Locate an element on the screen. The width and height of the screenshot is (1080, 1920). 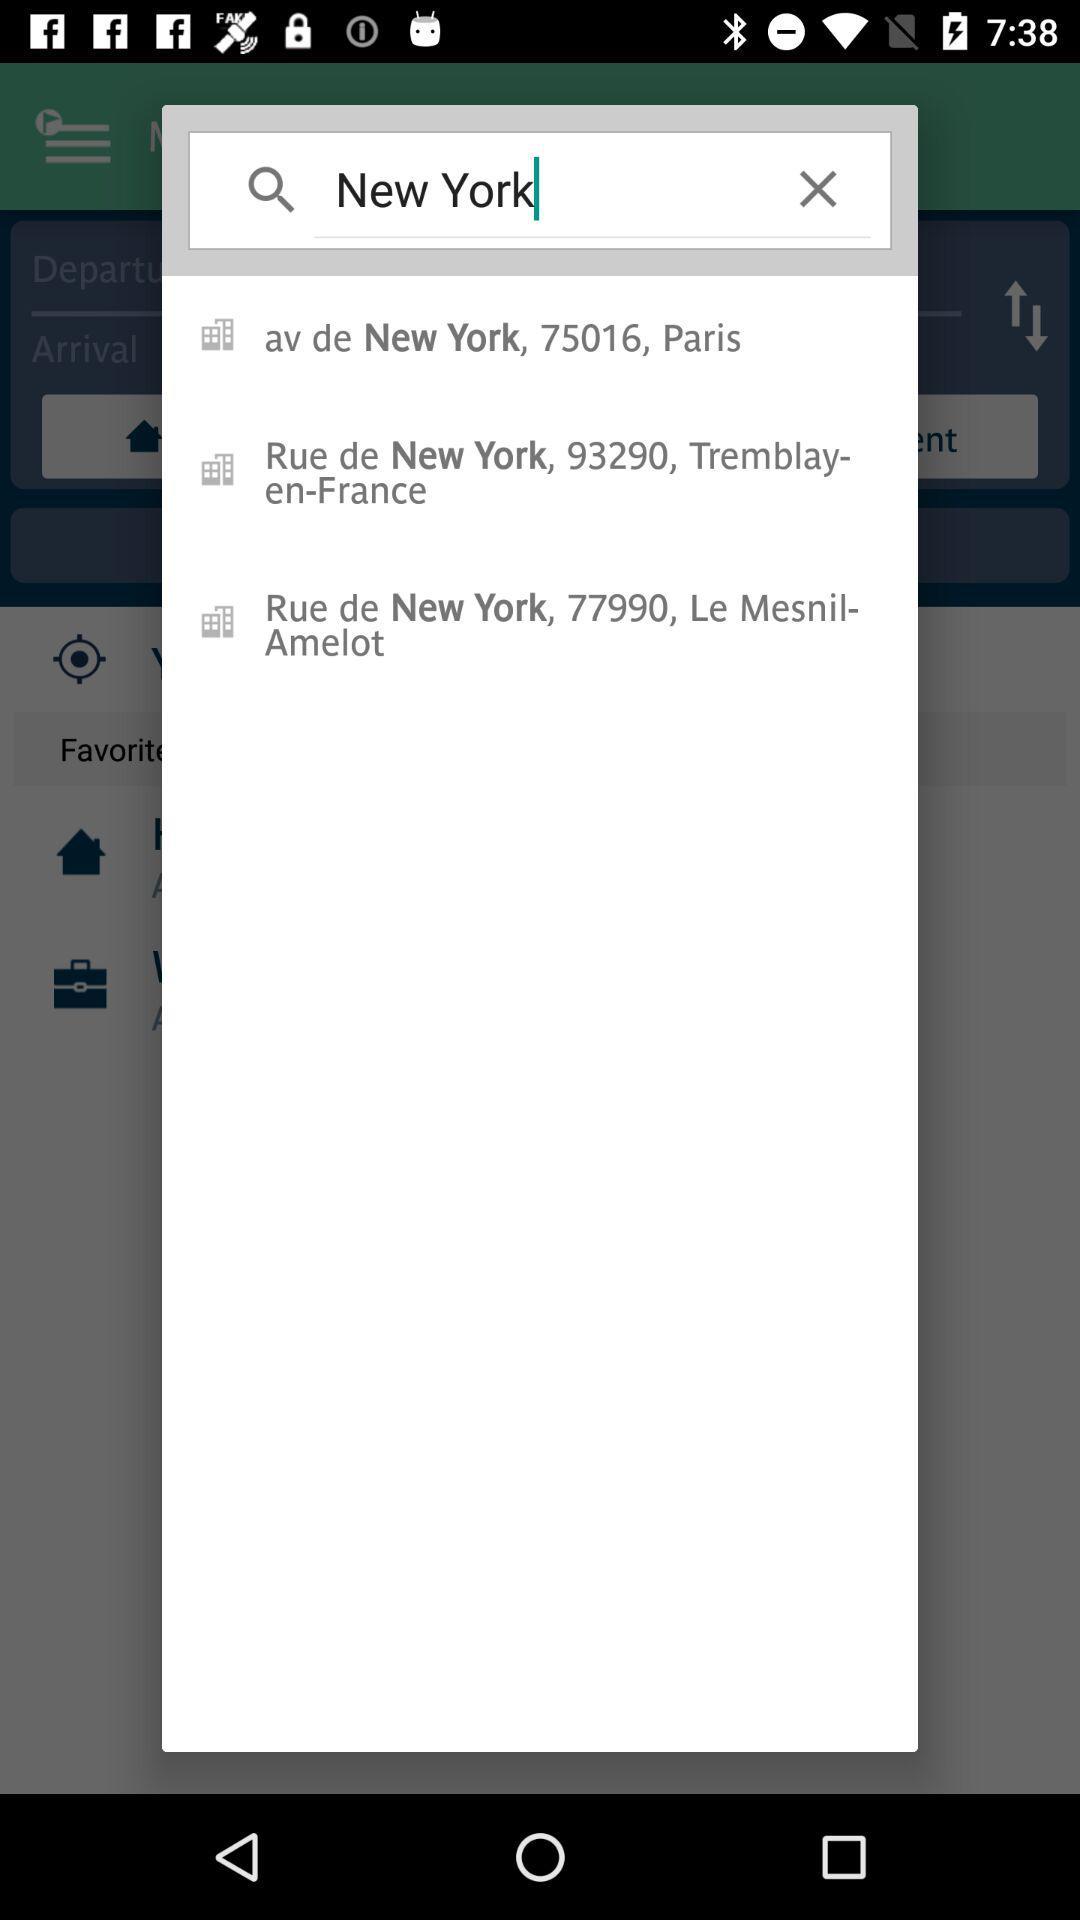
item to the right of new york is located at coordinates (818, 188).